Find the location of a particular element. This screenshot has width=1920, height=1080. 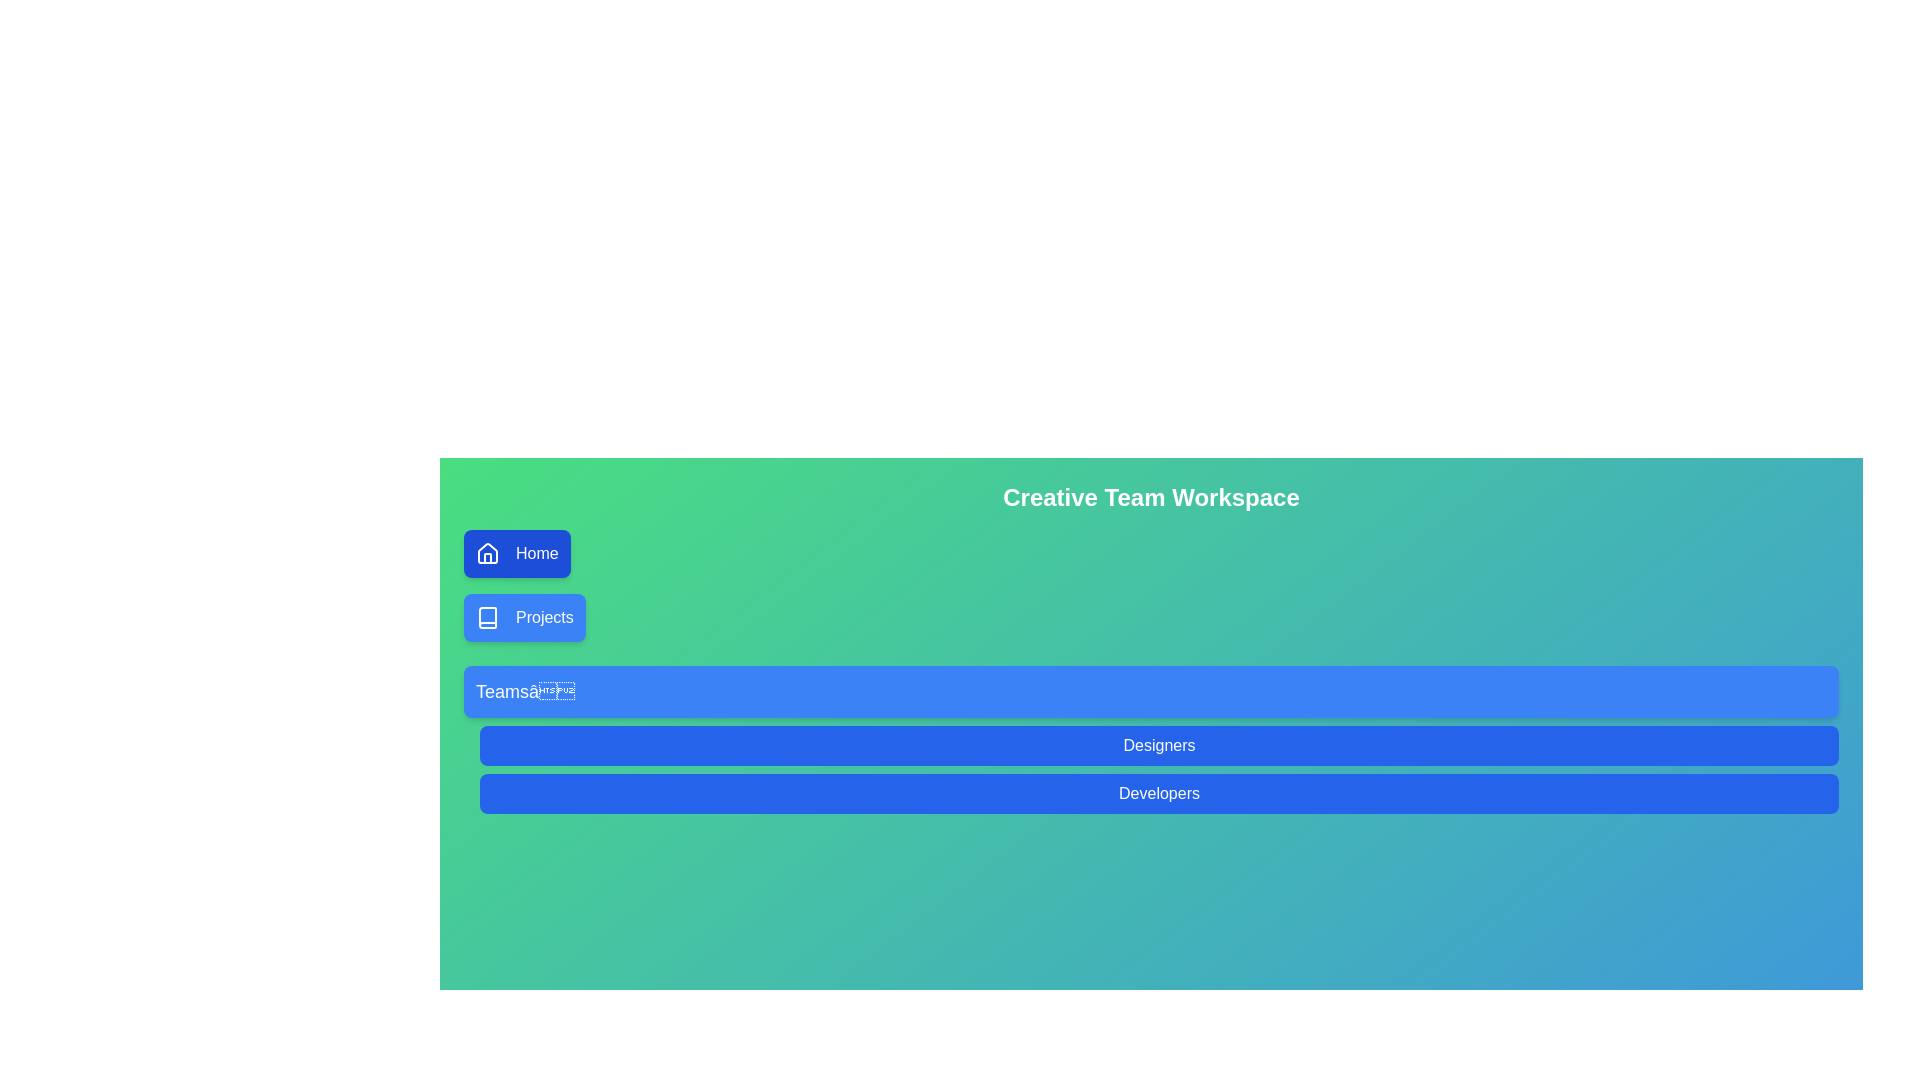

the blue button labeled 'Teams∓' is located at coordinates (1151, 690).